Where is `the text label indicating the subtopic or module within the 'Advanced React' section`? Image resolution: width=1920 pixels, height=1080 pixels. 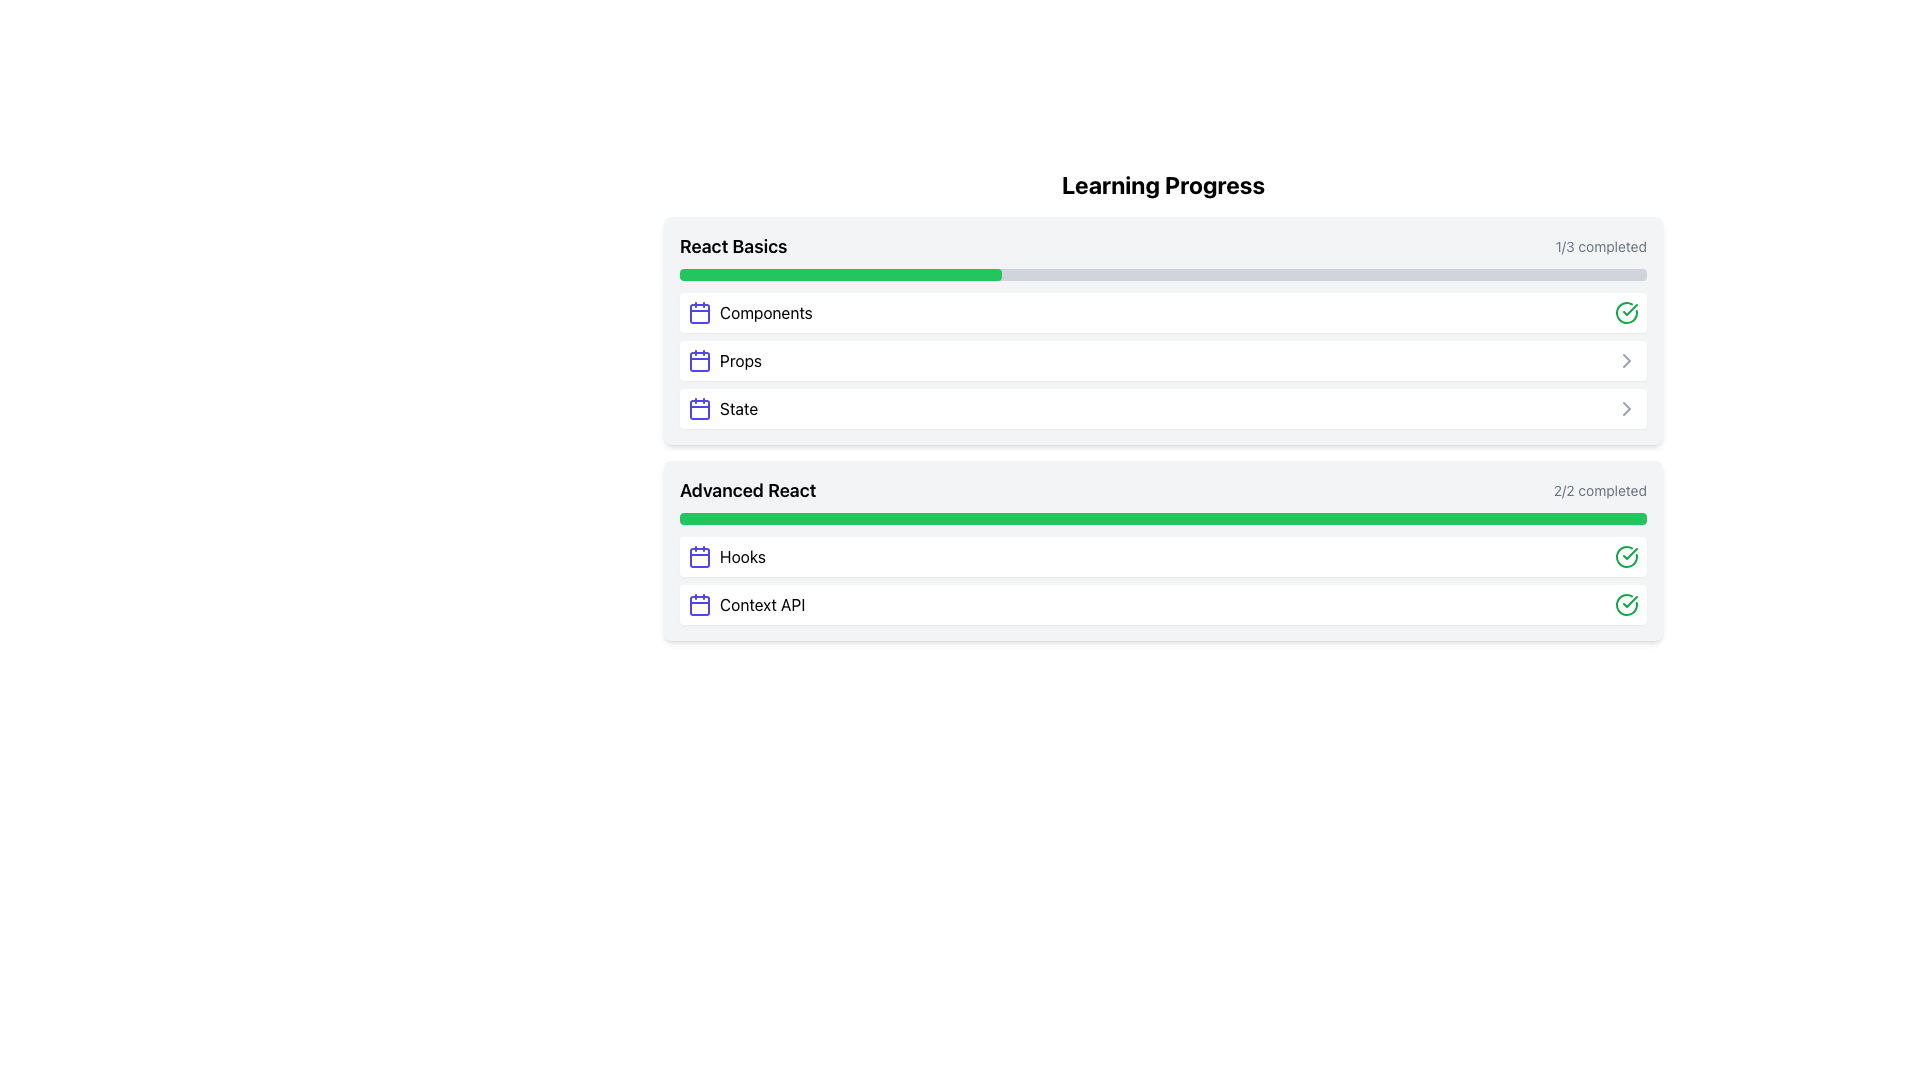
the text label indicating the subtopic or module within the 'Advanced React' section is located at coordinates (761, 604).